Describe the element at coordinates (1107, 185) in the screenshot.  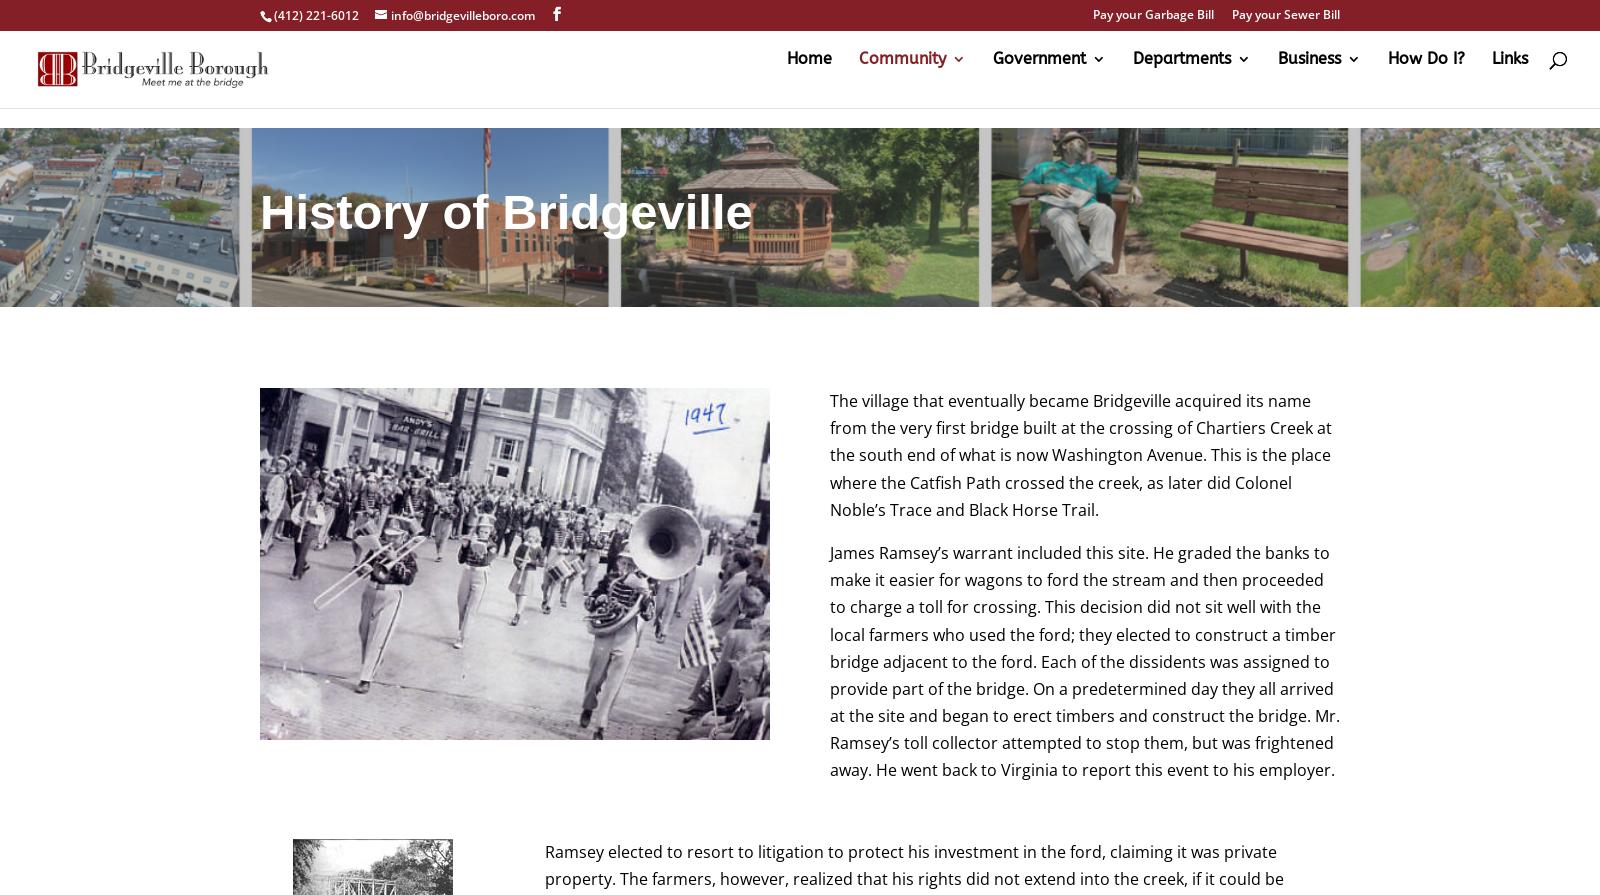
I see `'Code of Ordinances / Fee Schedule'` at that location.